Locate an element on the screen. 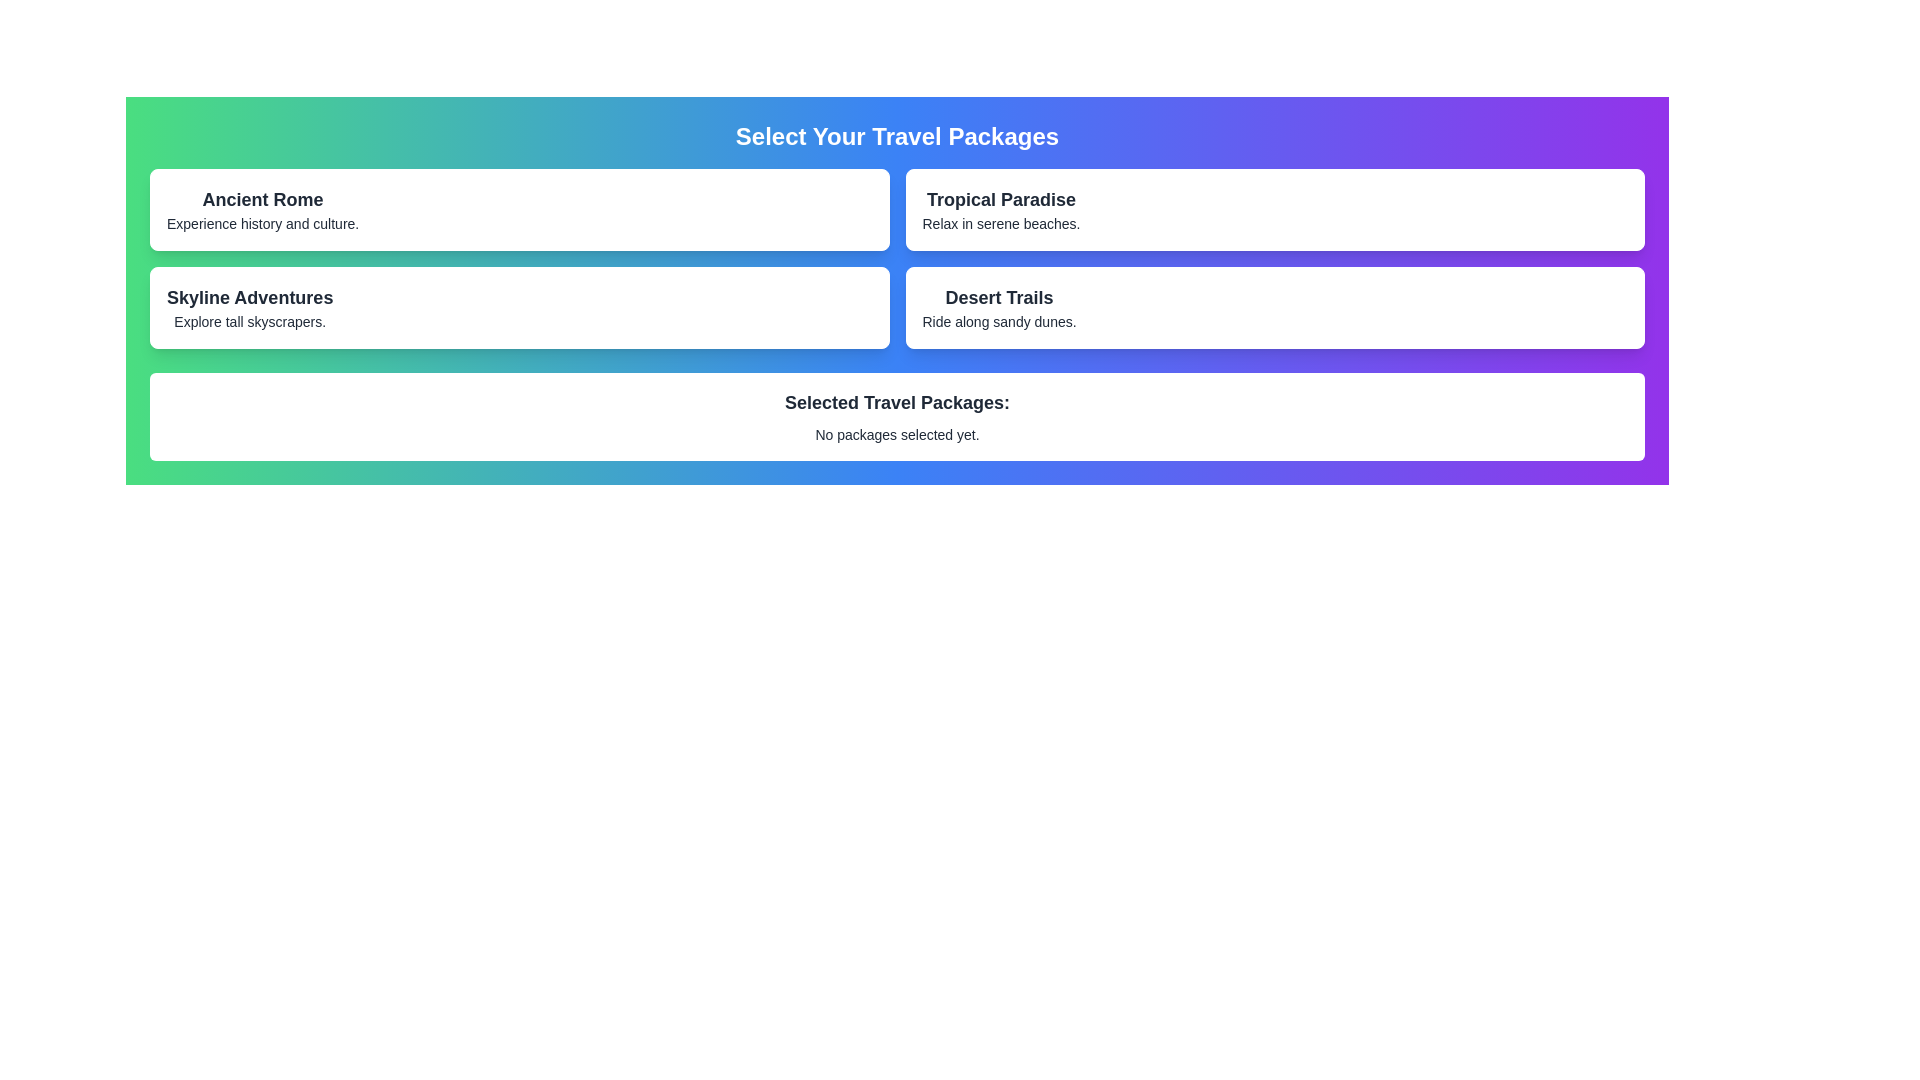 This screenshot has height=1080, width=1920. the static text label that reads 'Relax in serene beaches.', positioned below 'Tropical Paradise.' is located at coordinates (1001, 223).